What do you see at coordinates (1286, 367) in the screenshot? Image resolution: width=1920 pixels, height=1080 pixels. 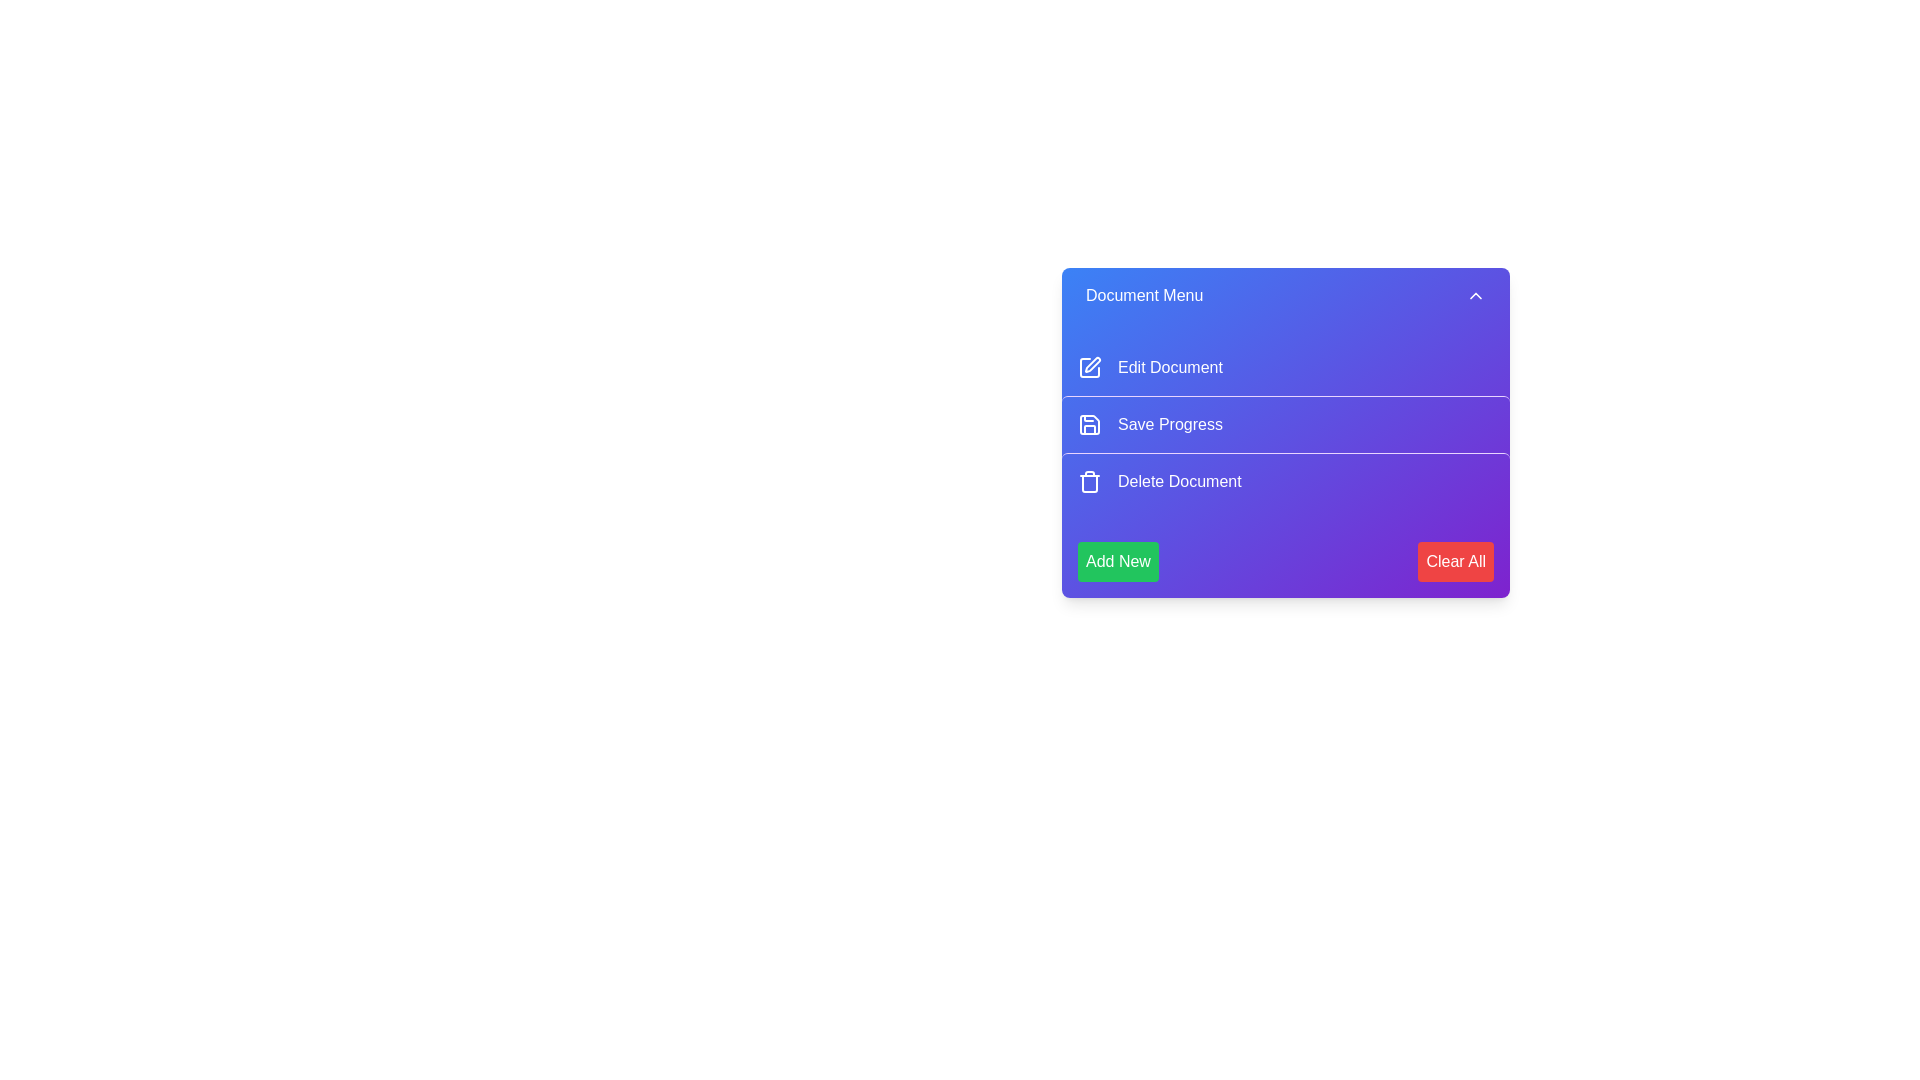 I see `the 'Edit Document' option to select it` at bounding box center [1286, 367].